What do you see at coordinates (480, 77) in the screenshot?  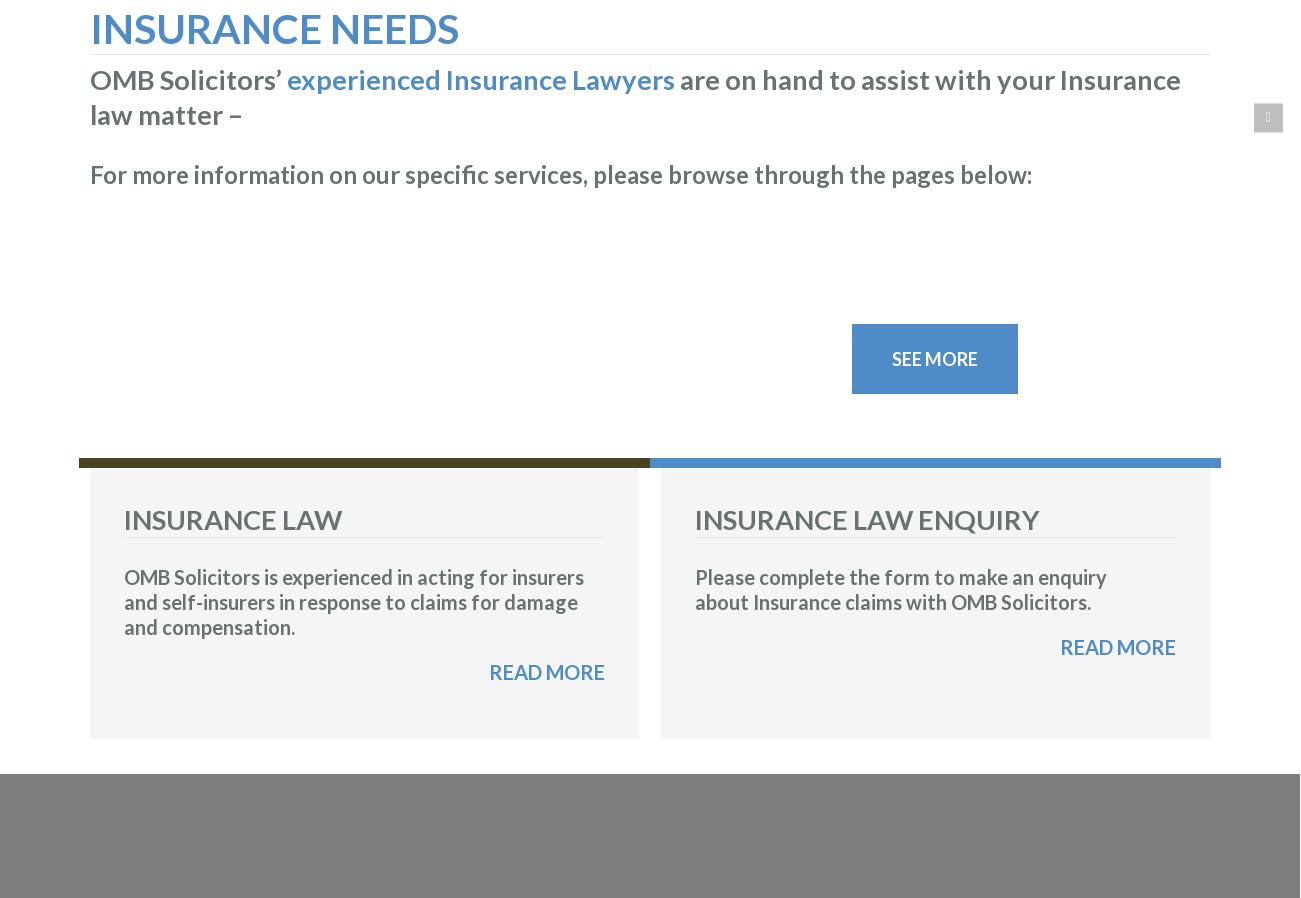 I see `'experienced Insurance Lawyers'` at bounding box center [480, 77].